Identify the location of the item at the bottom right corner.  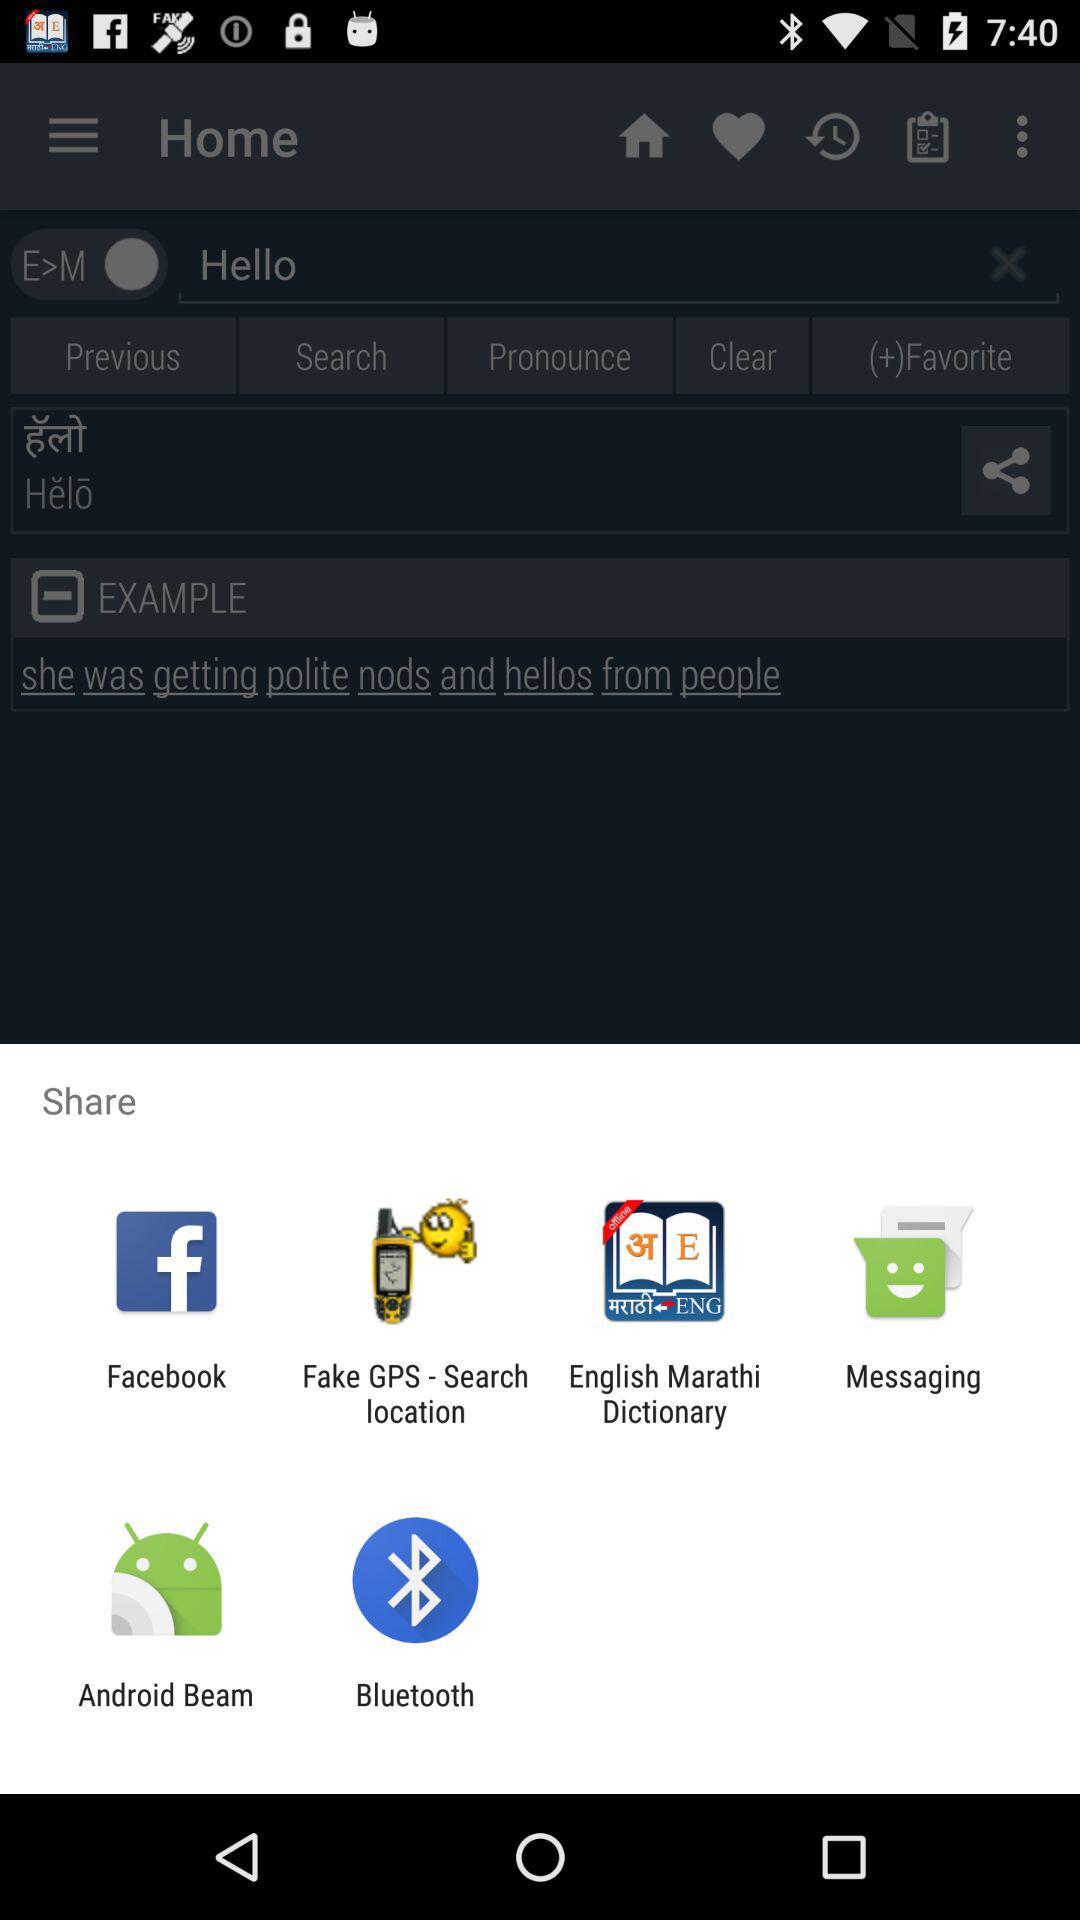
(913, 1392).